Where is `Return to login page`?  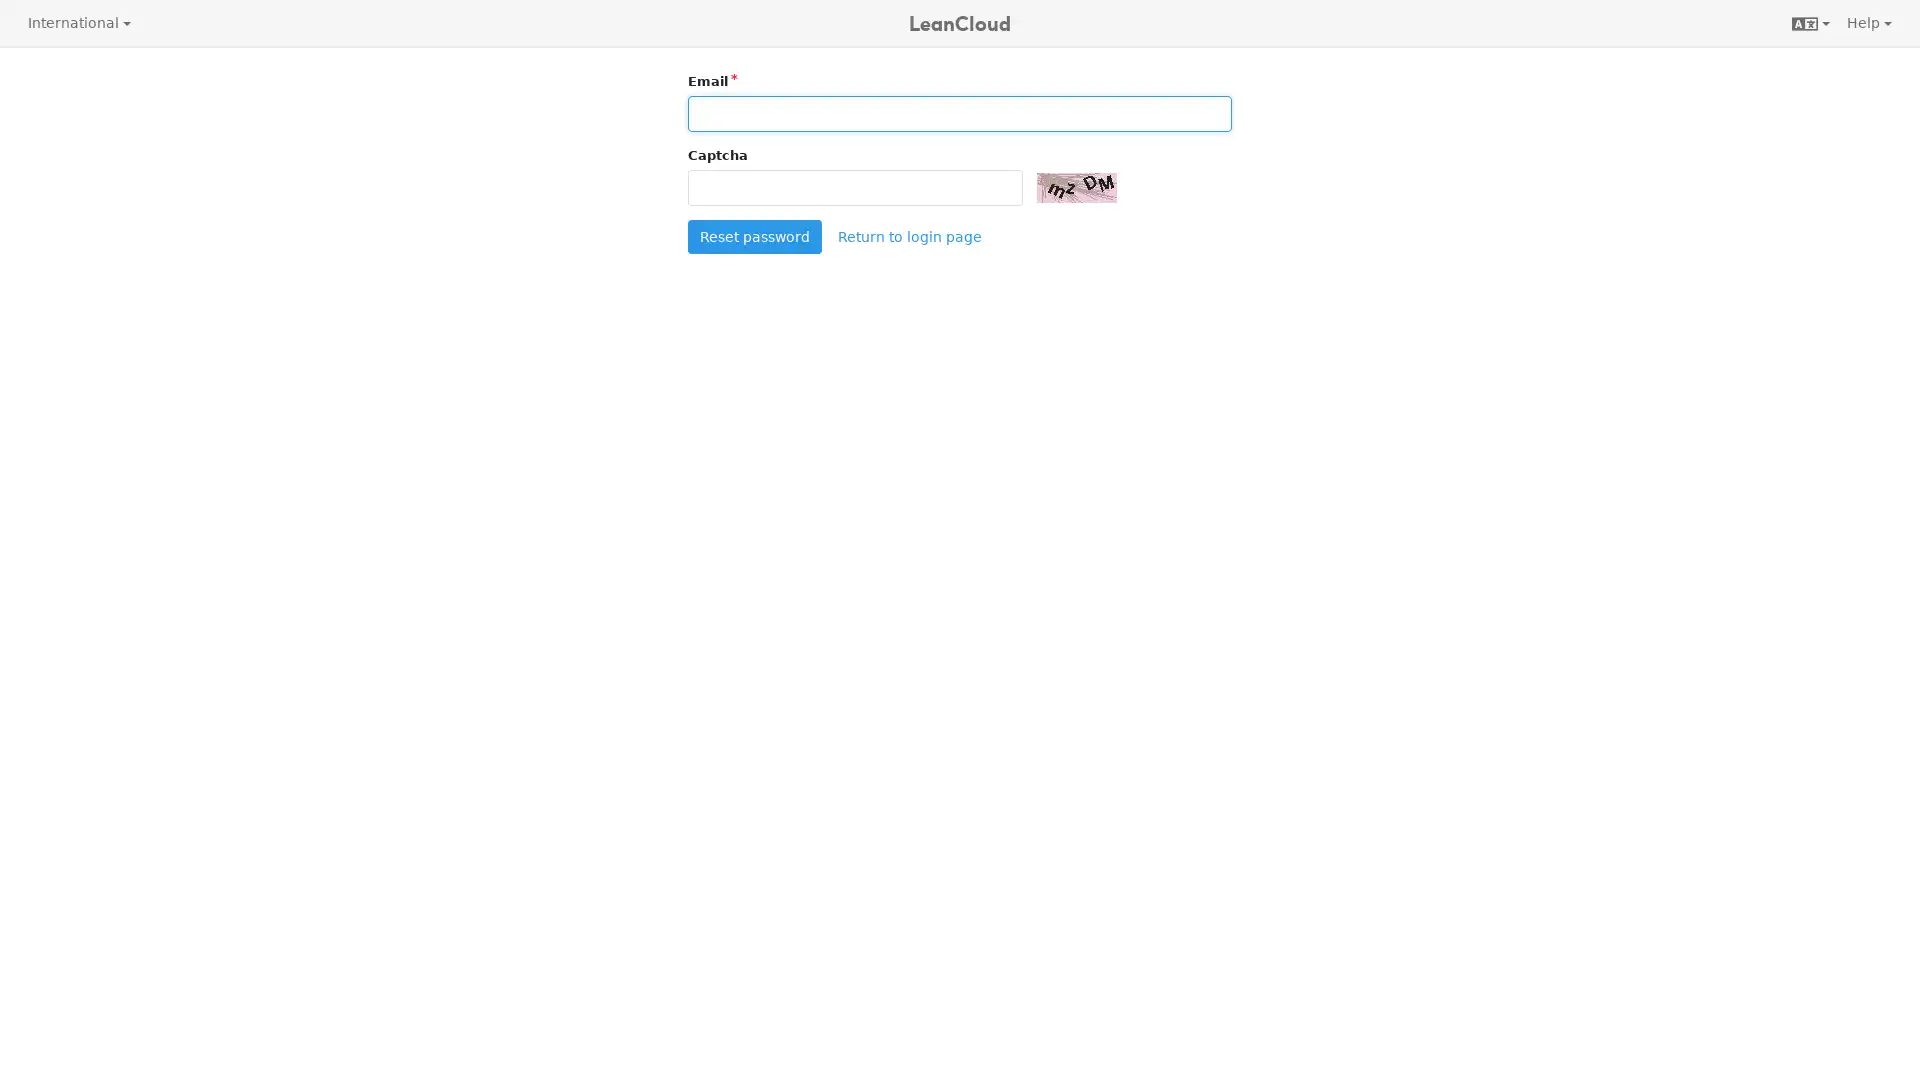
Return to login page is located at coordinates (907, 234).